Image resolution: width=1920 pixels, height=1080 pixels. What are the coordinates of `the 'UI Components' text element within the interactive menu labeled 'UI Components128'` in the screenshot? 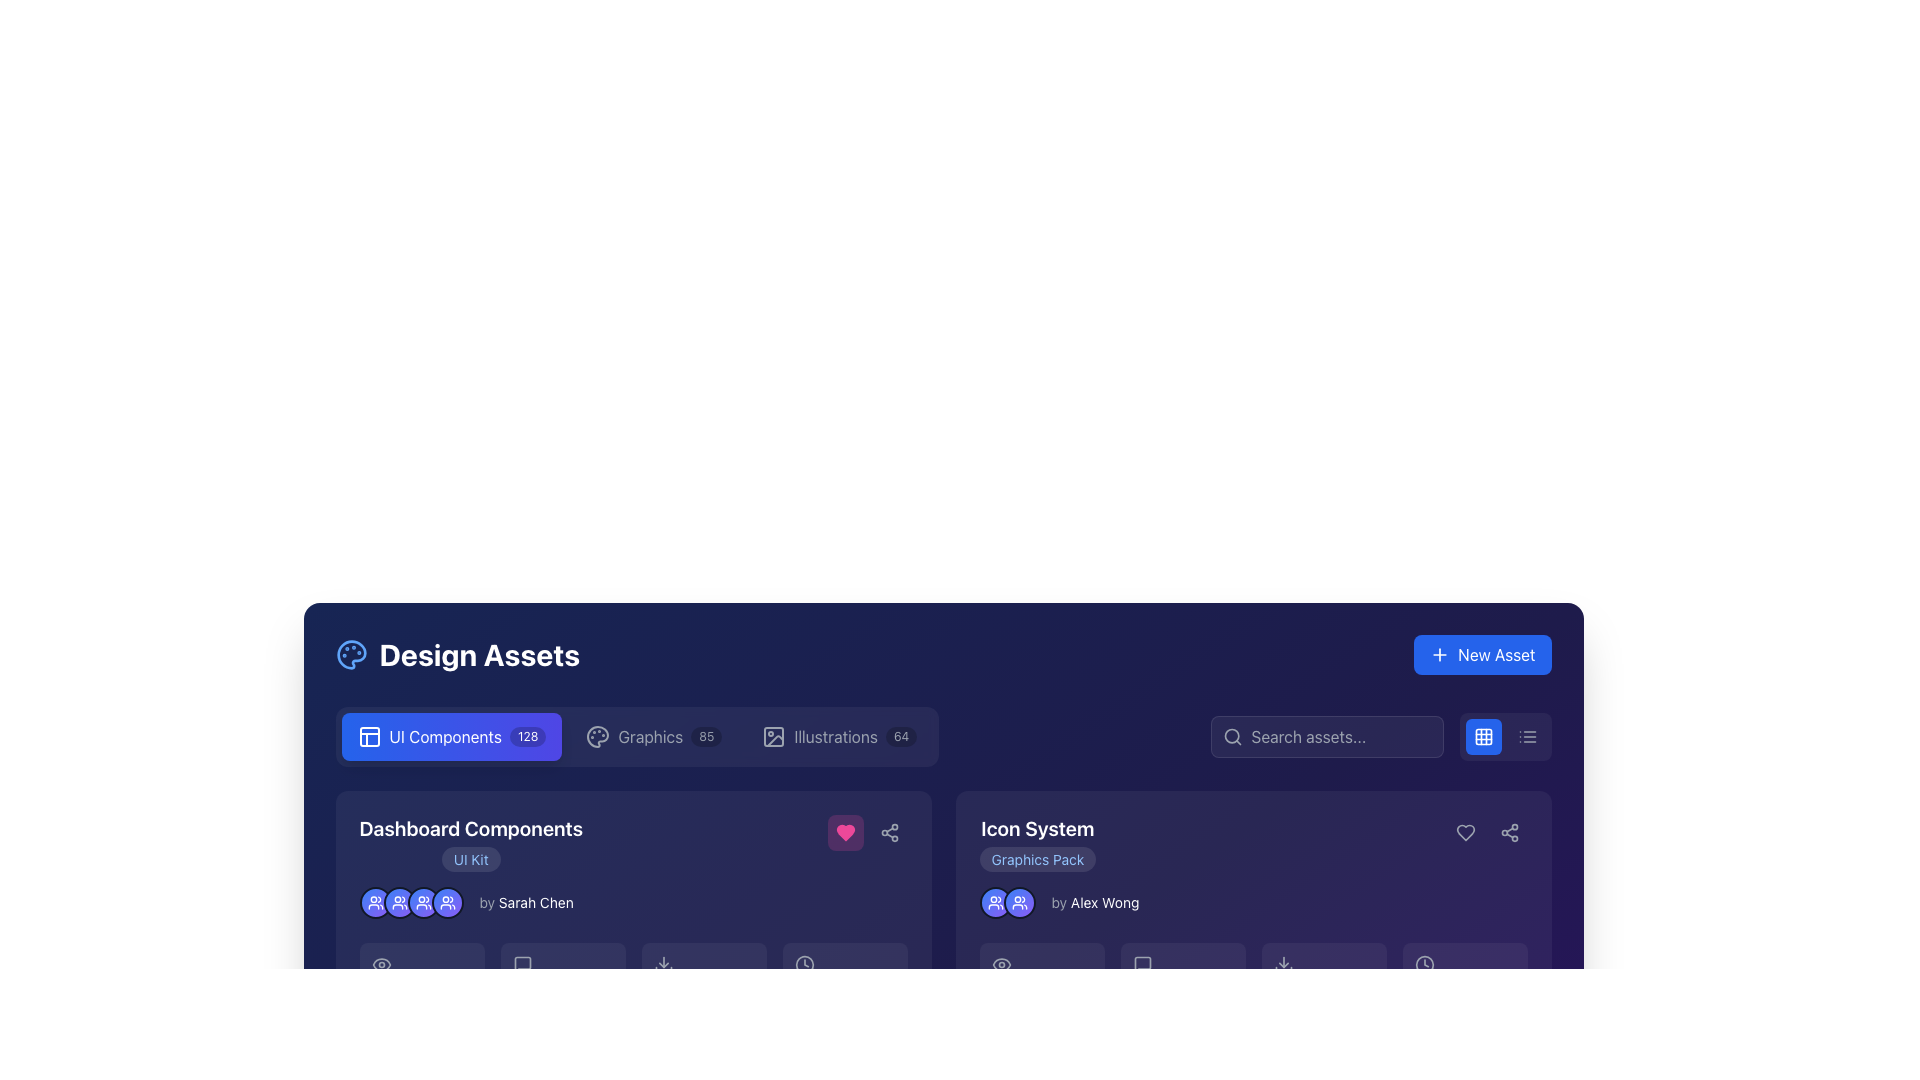 It's located at (444, 736).